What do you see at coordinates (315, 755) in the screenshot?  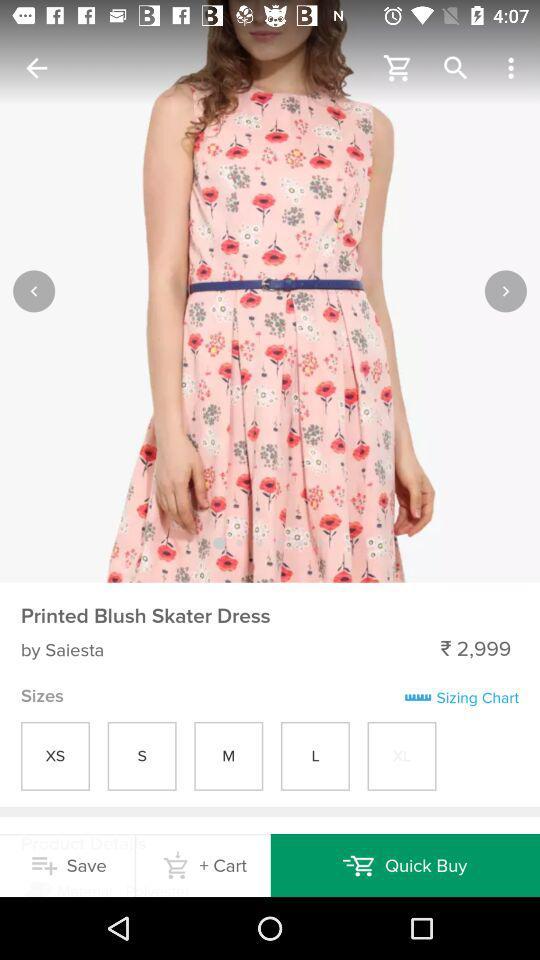 I see `l in sizes` at bounding box center [315, 755].